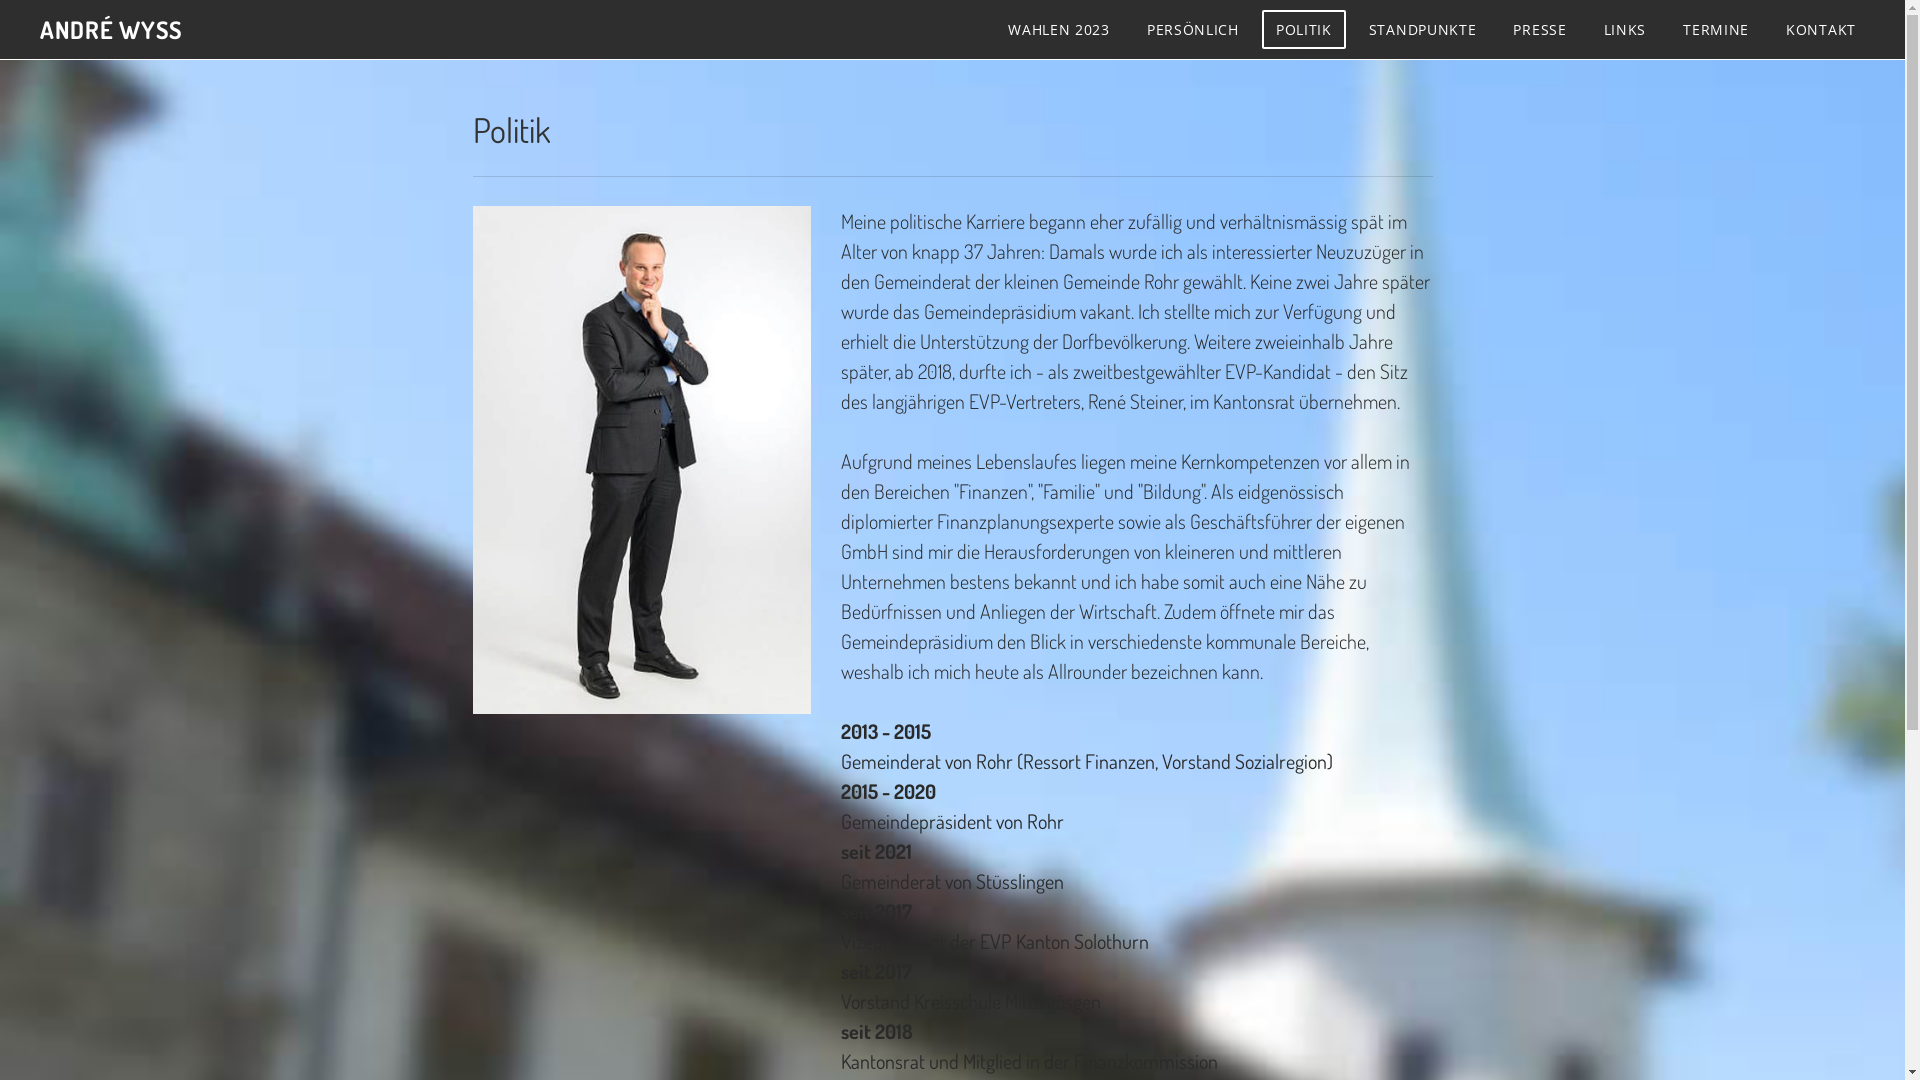  Describe the element at coordinates (1421, 29) in the screenshot. I see `'STANDPUNKTE'` at that location.